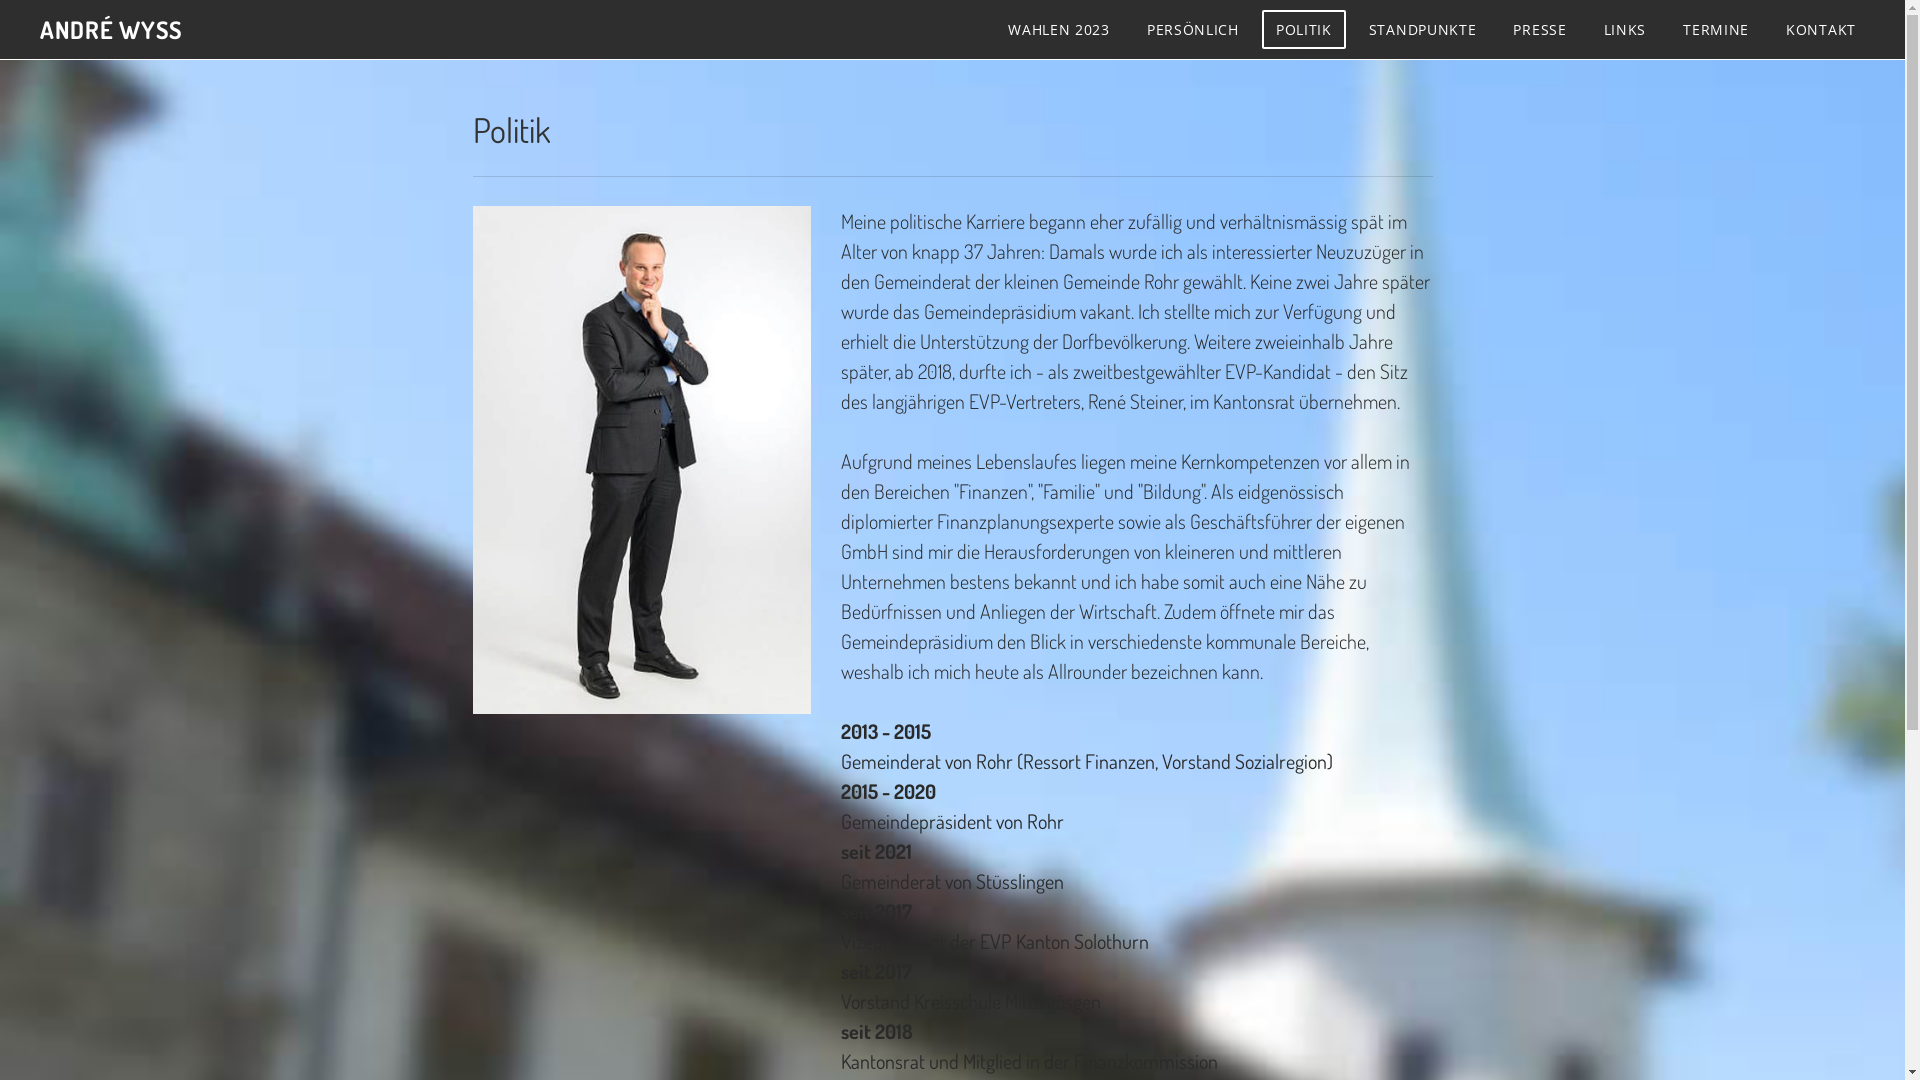  Describe the element at coordinates (1421, 29) in the screenshot. I see `'STANDPUNKTE'` at that location.